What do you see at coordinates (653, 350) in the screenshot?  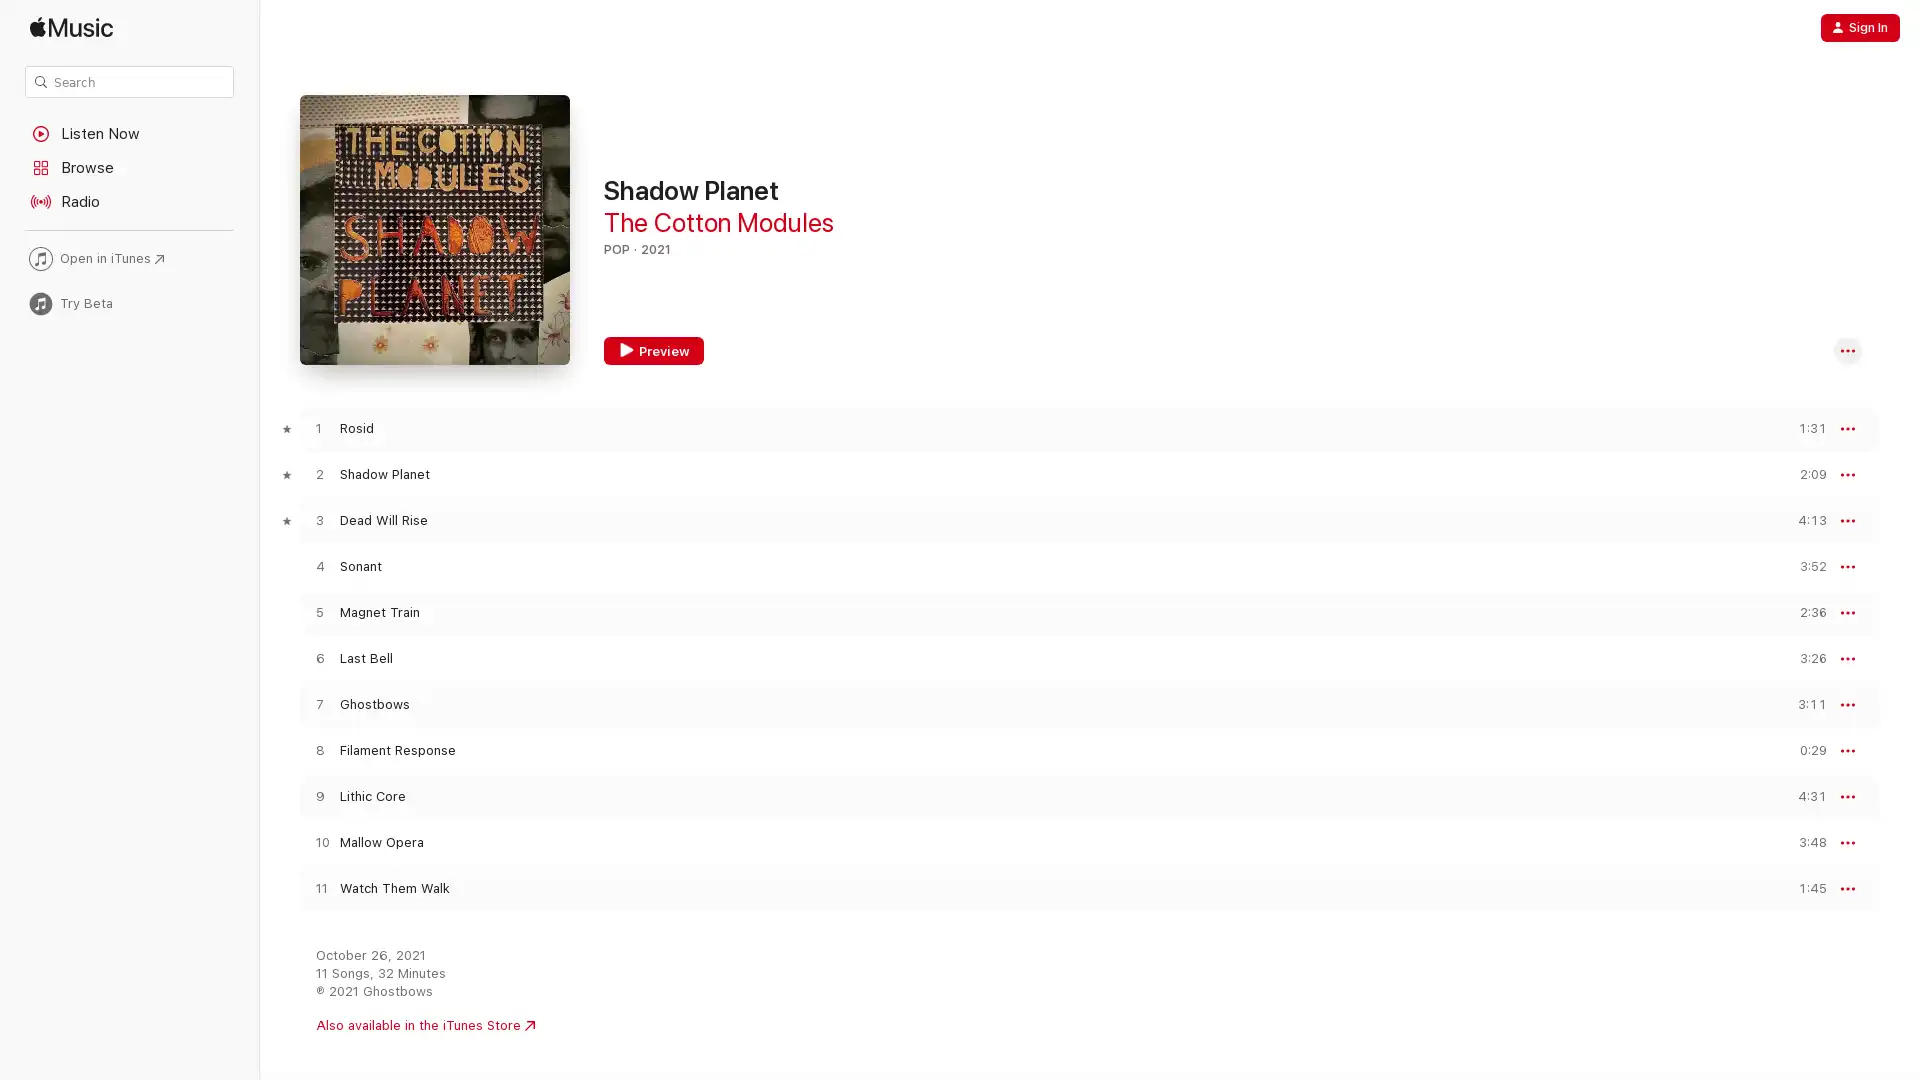 I see `Preview` at bounding box center [653, 350].